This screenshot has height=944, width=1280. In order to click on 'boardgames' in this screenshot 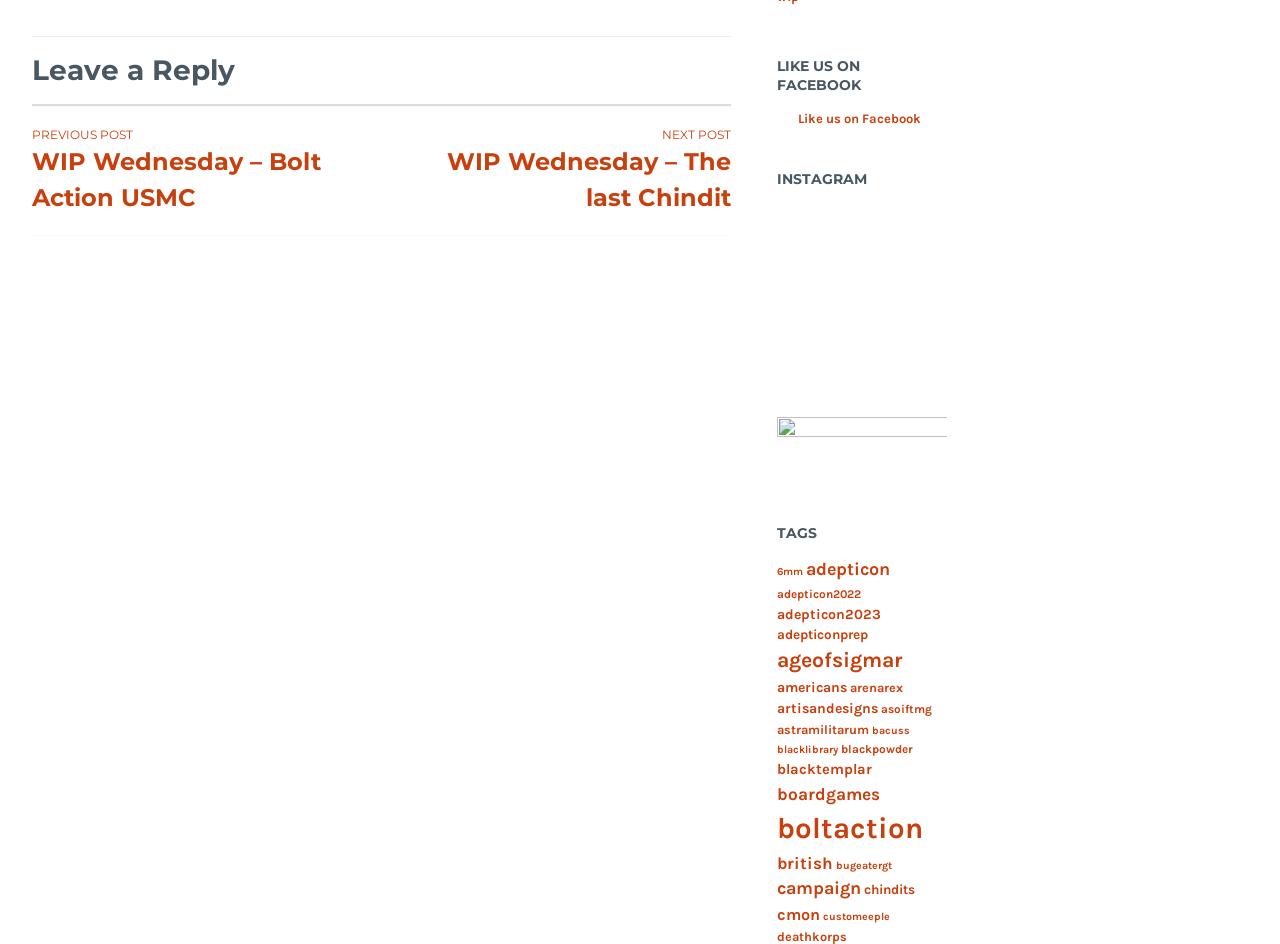, I will do `click(827, 791)`.